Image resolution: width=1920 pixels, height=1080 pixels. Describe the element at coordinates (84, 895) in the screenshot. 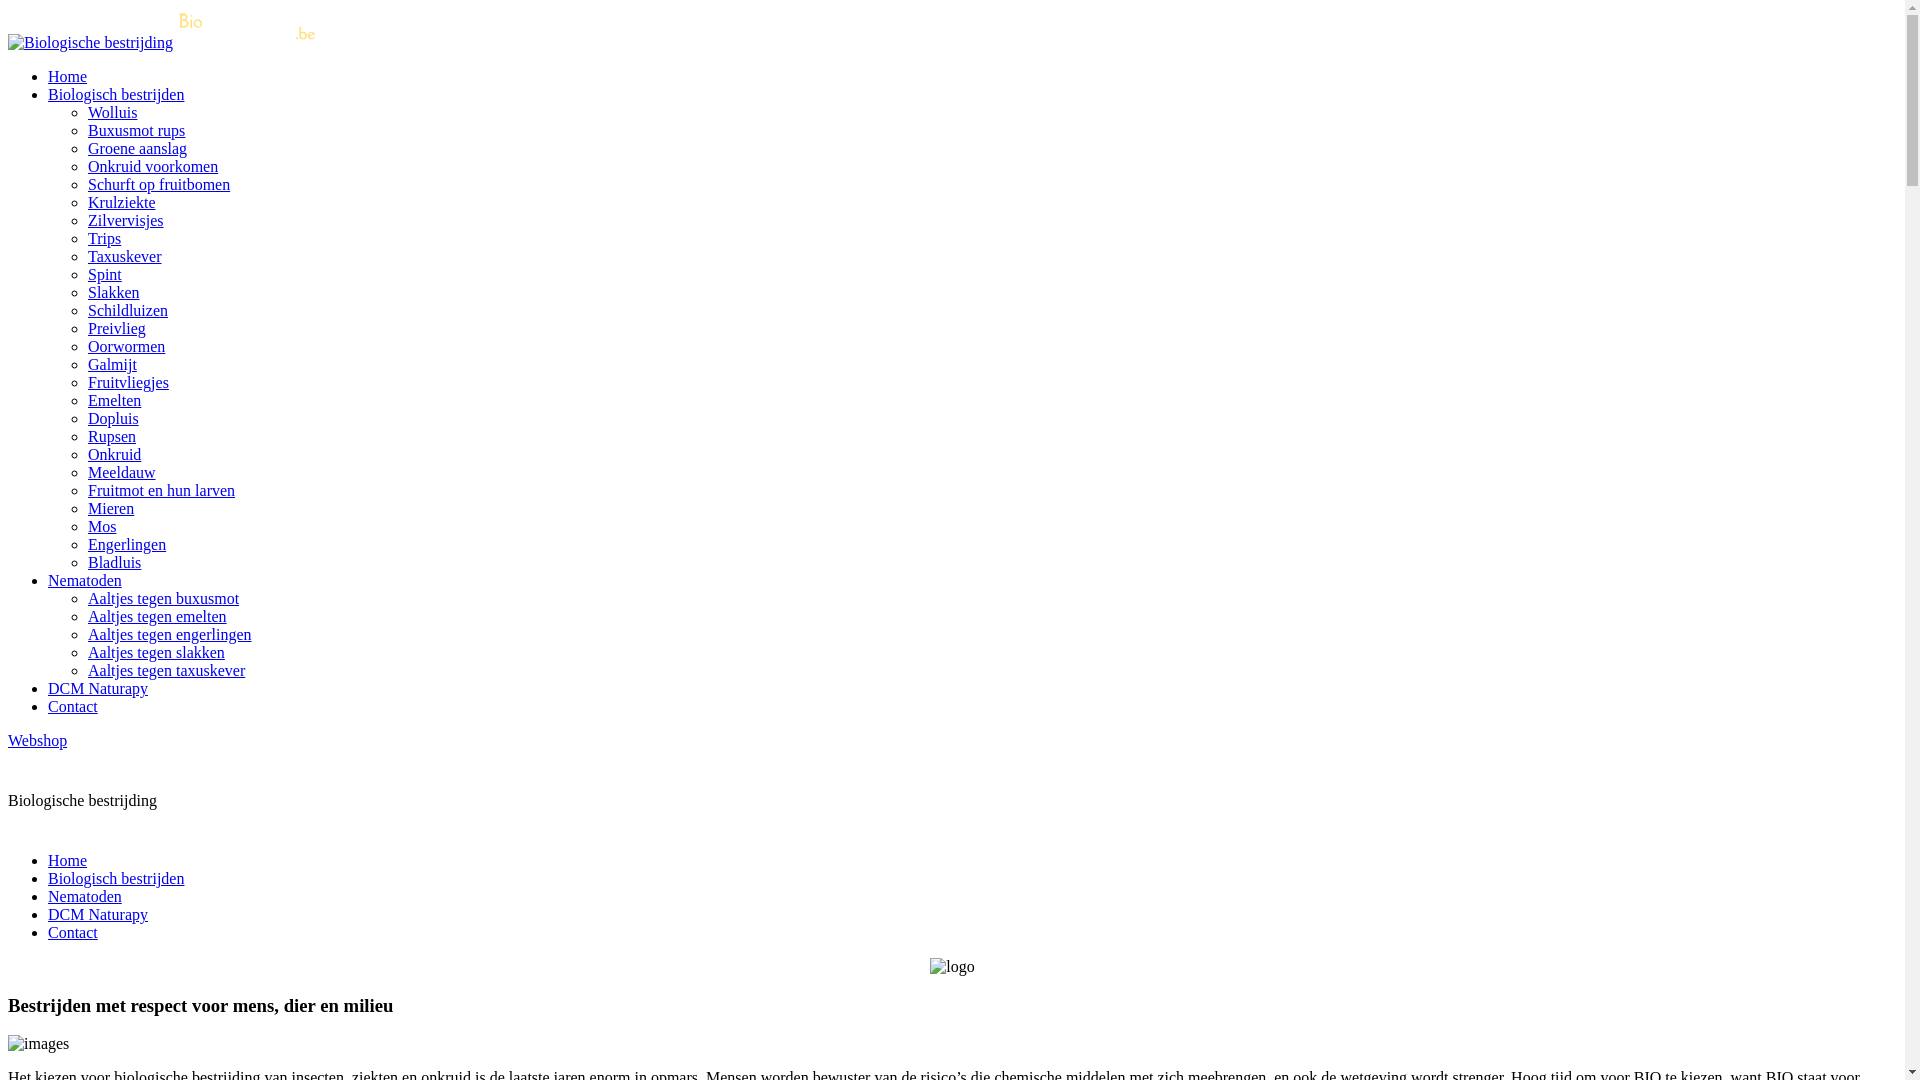

I see `'Nematoden'` at that location.